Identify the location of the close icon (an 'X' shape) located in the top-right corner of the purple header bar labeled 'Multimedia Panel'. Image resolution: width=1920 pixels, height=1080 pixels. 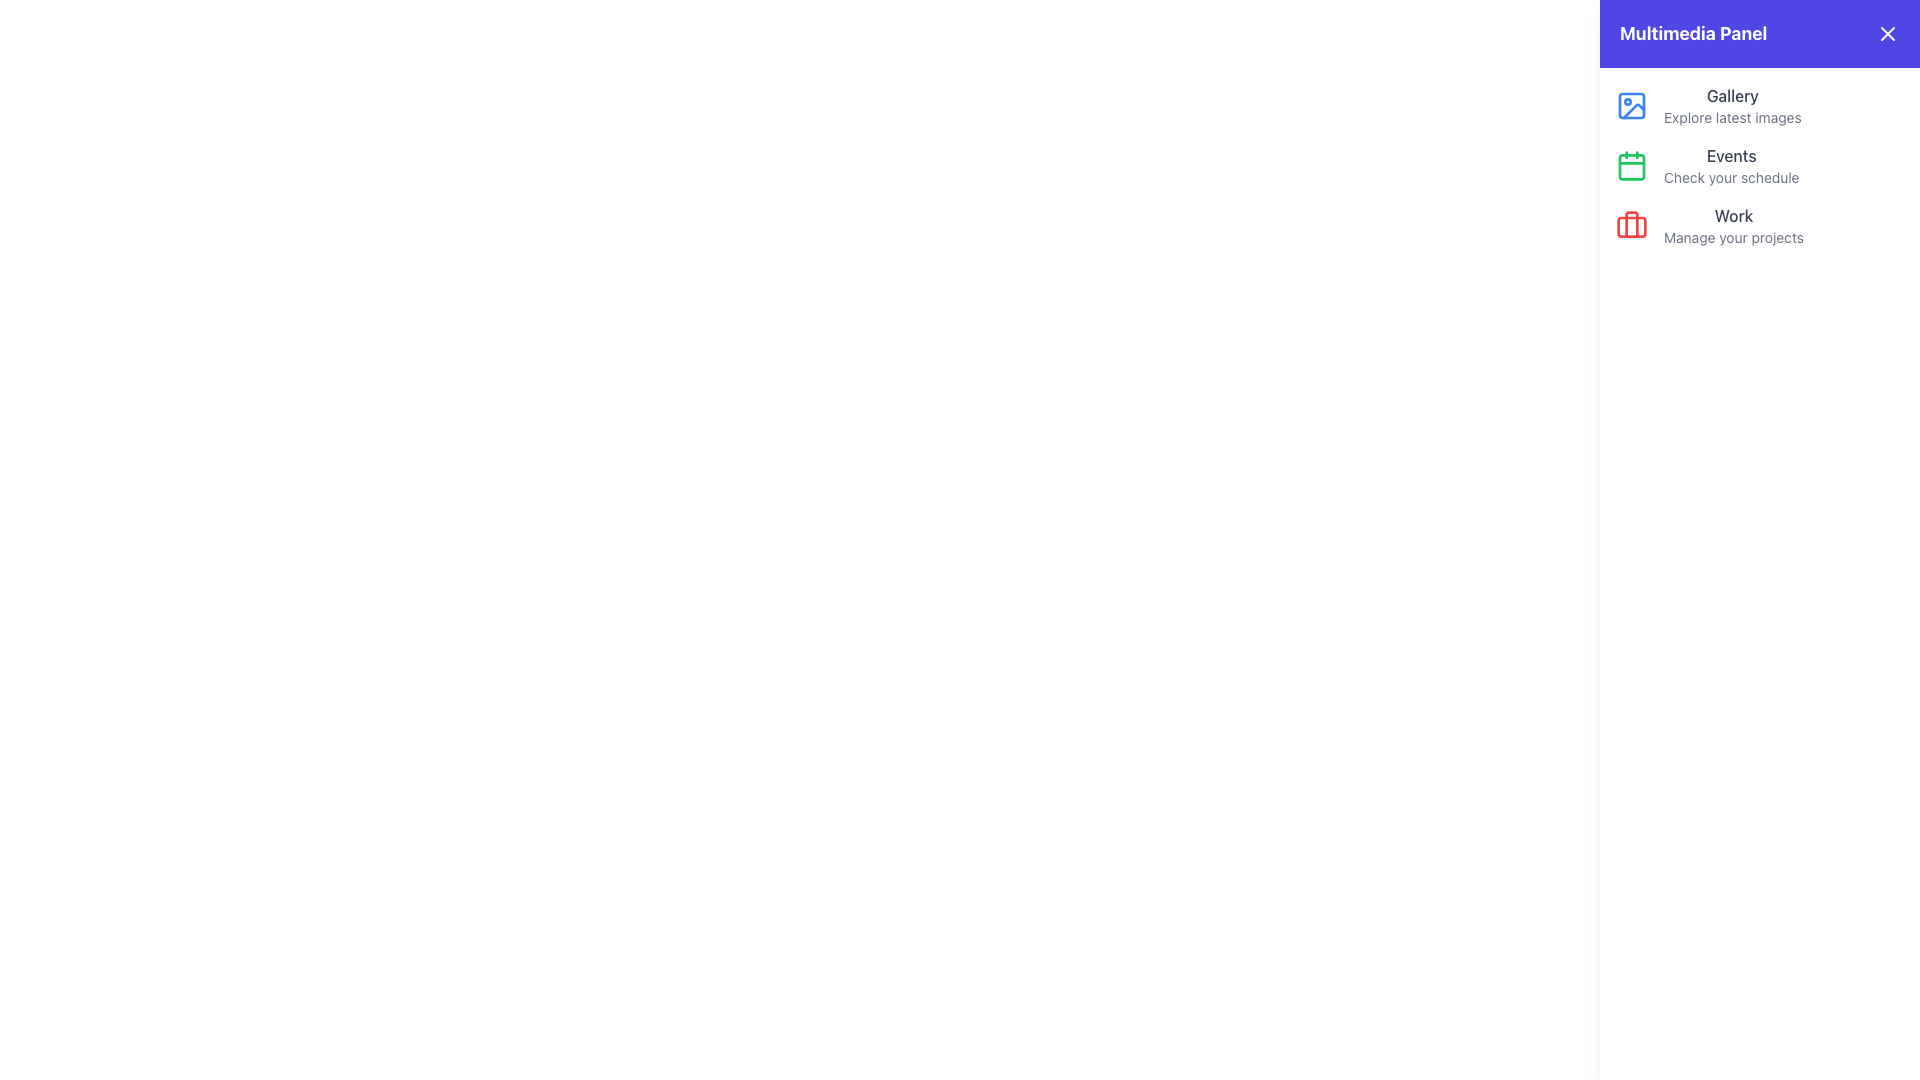
(1886, 34).